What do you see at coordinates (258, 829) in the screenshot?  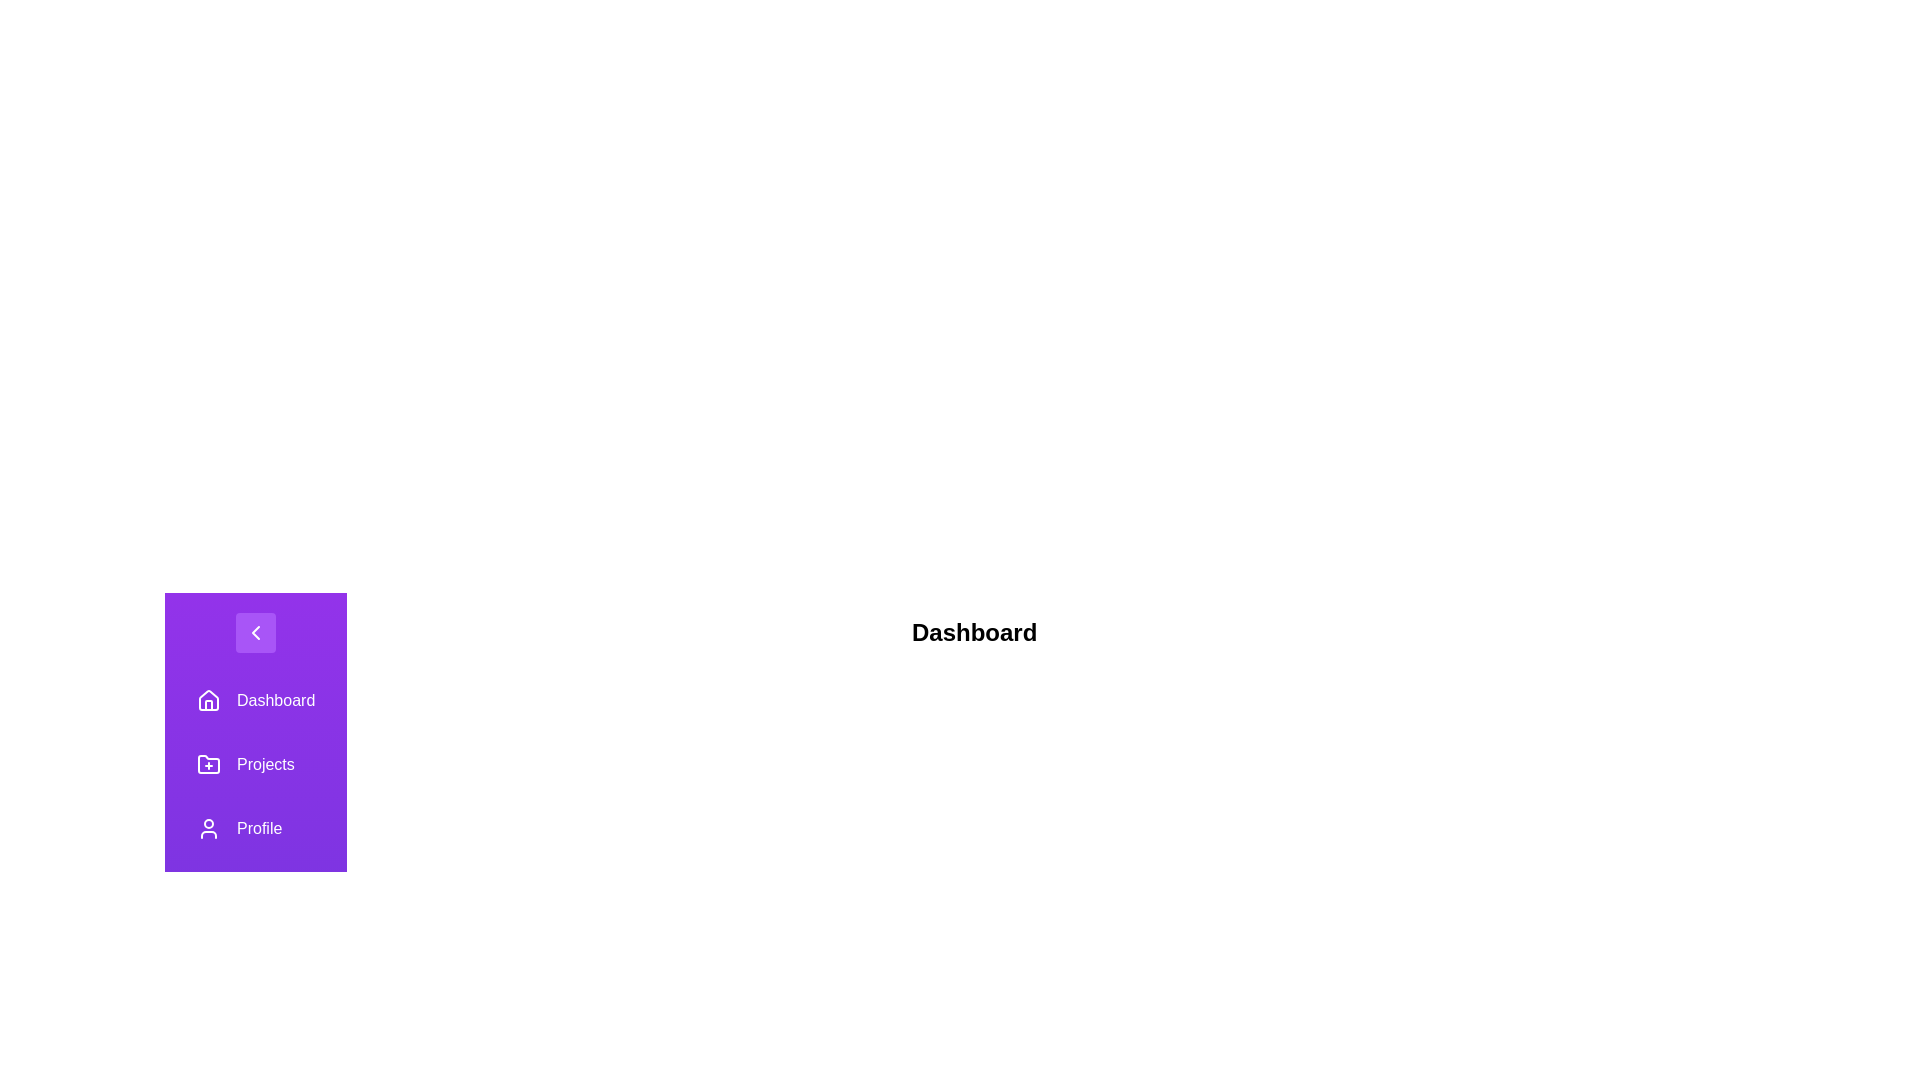 I see `the 'Profile' menu item, which is the third entry in the vertical navigation menu, displayed in white on a purple background` at bounding box center [258, 829].